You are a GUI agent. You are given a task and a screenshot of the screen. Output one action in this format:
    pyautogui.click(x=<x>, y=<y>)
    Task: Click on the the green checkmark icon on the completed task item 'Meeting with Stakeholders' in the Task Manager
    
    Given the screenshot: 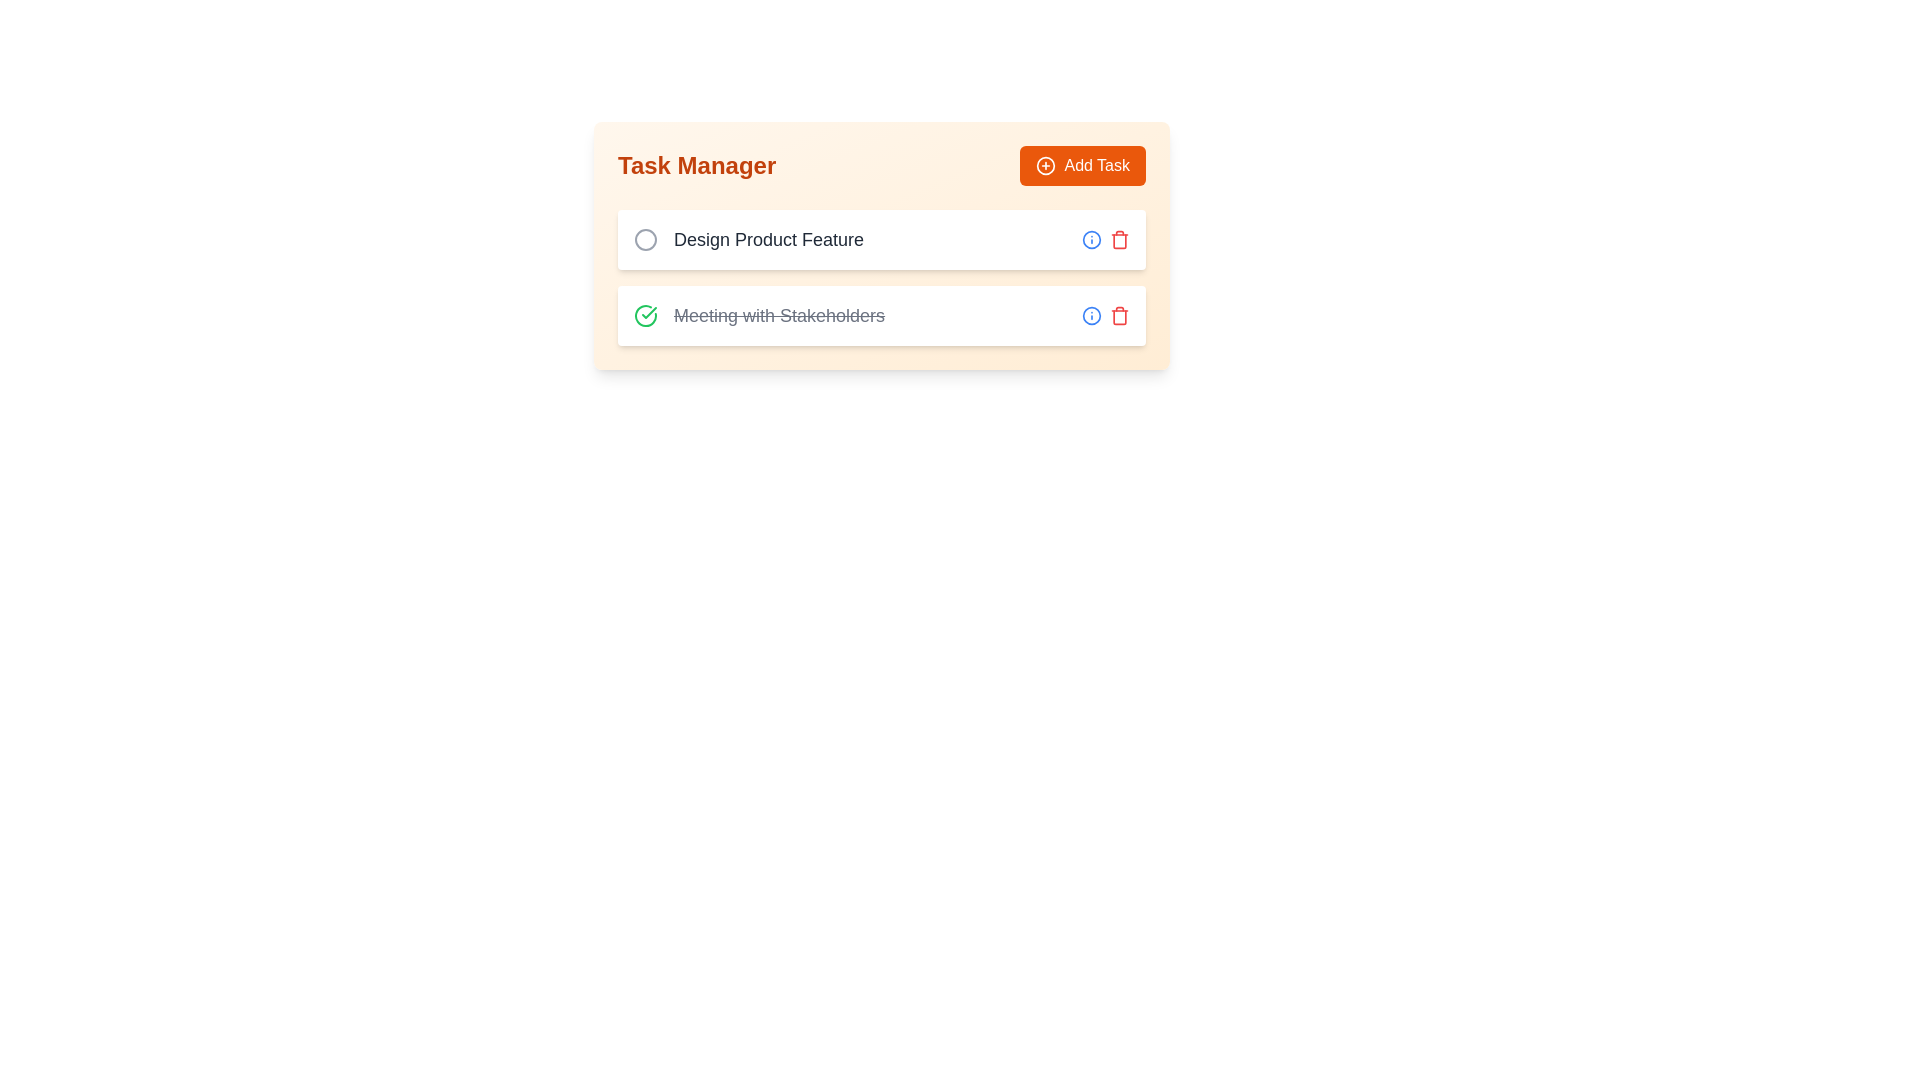 What is the action you would take?
    pyautogui.click(x=881, y=315)
    